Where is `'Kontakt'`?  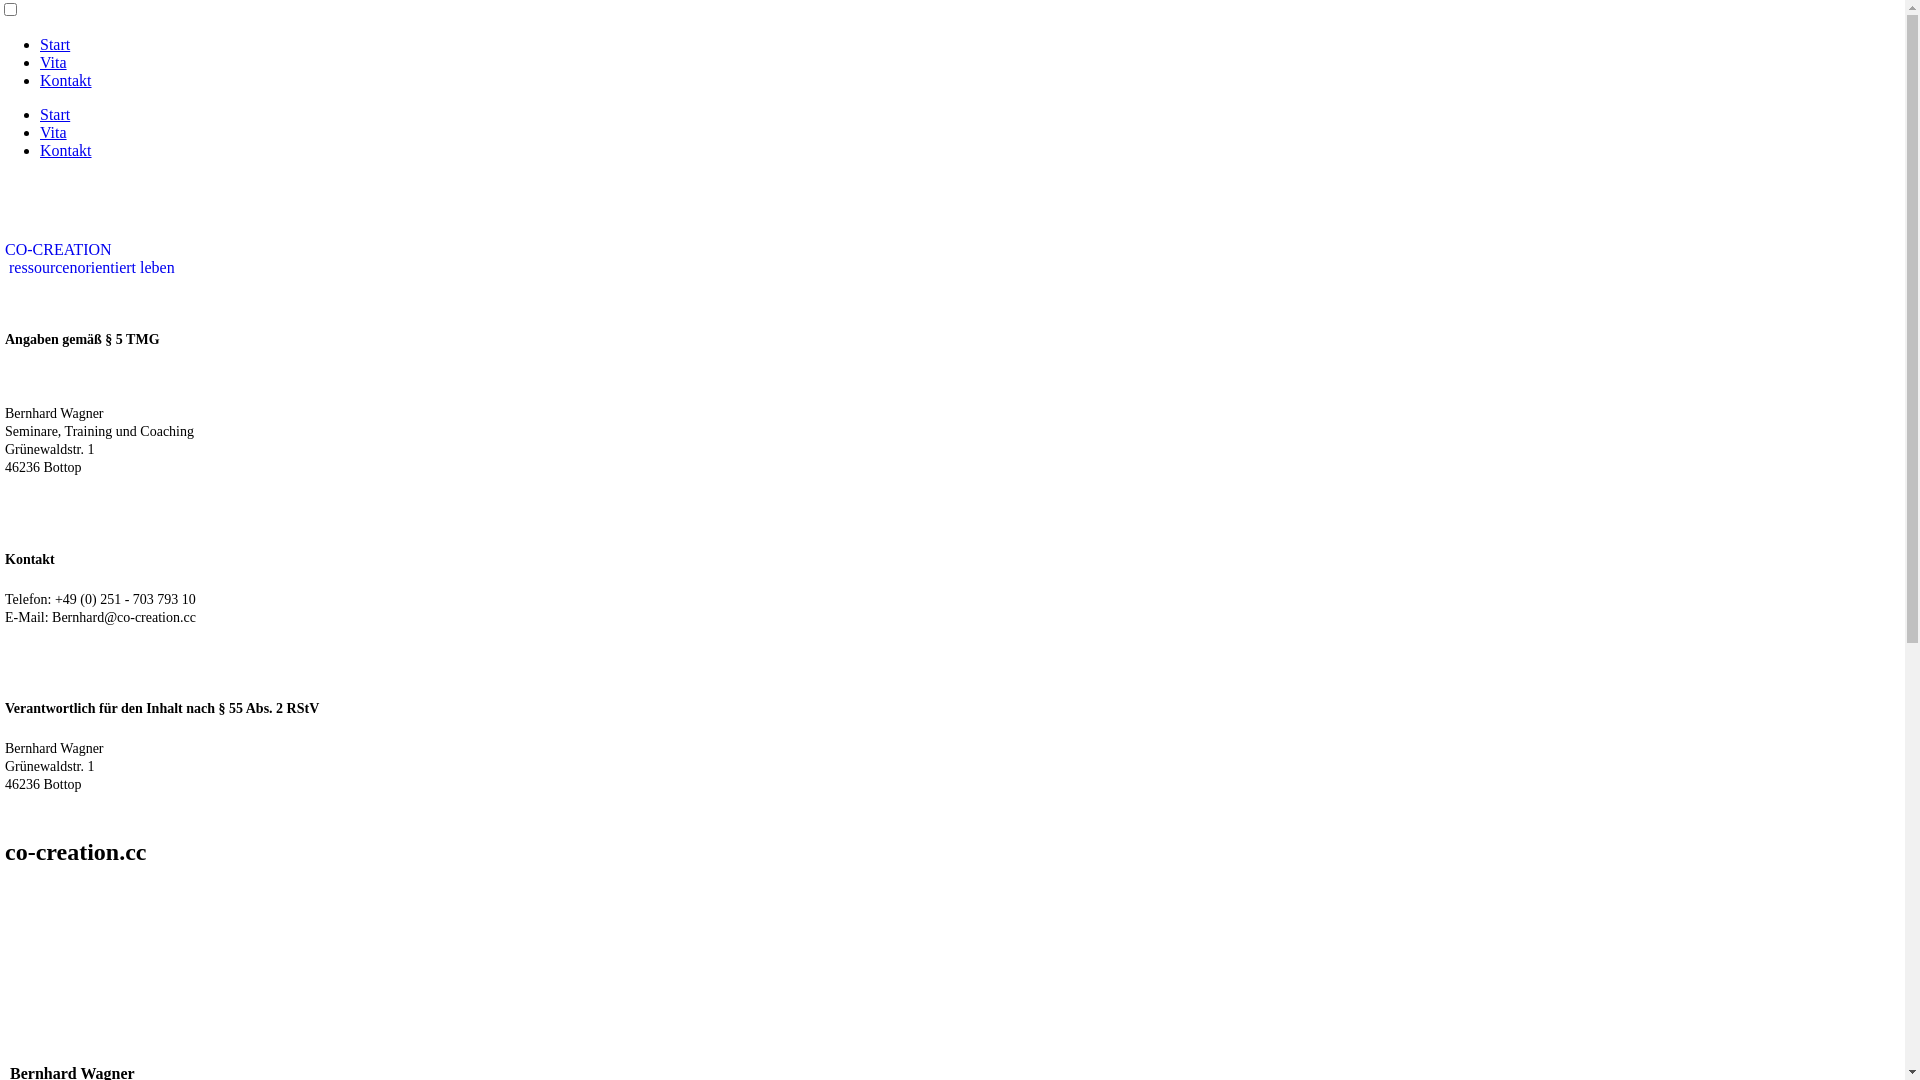 'Kontakt' is located at coordinates (66, 79).